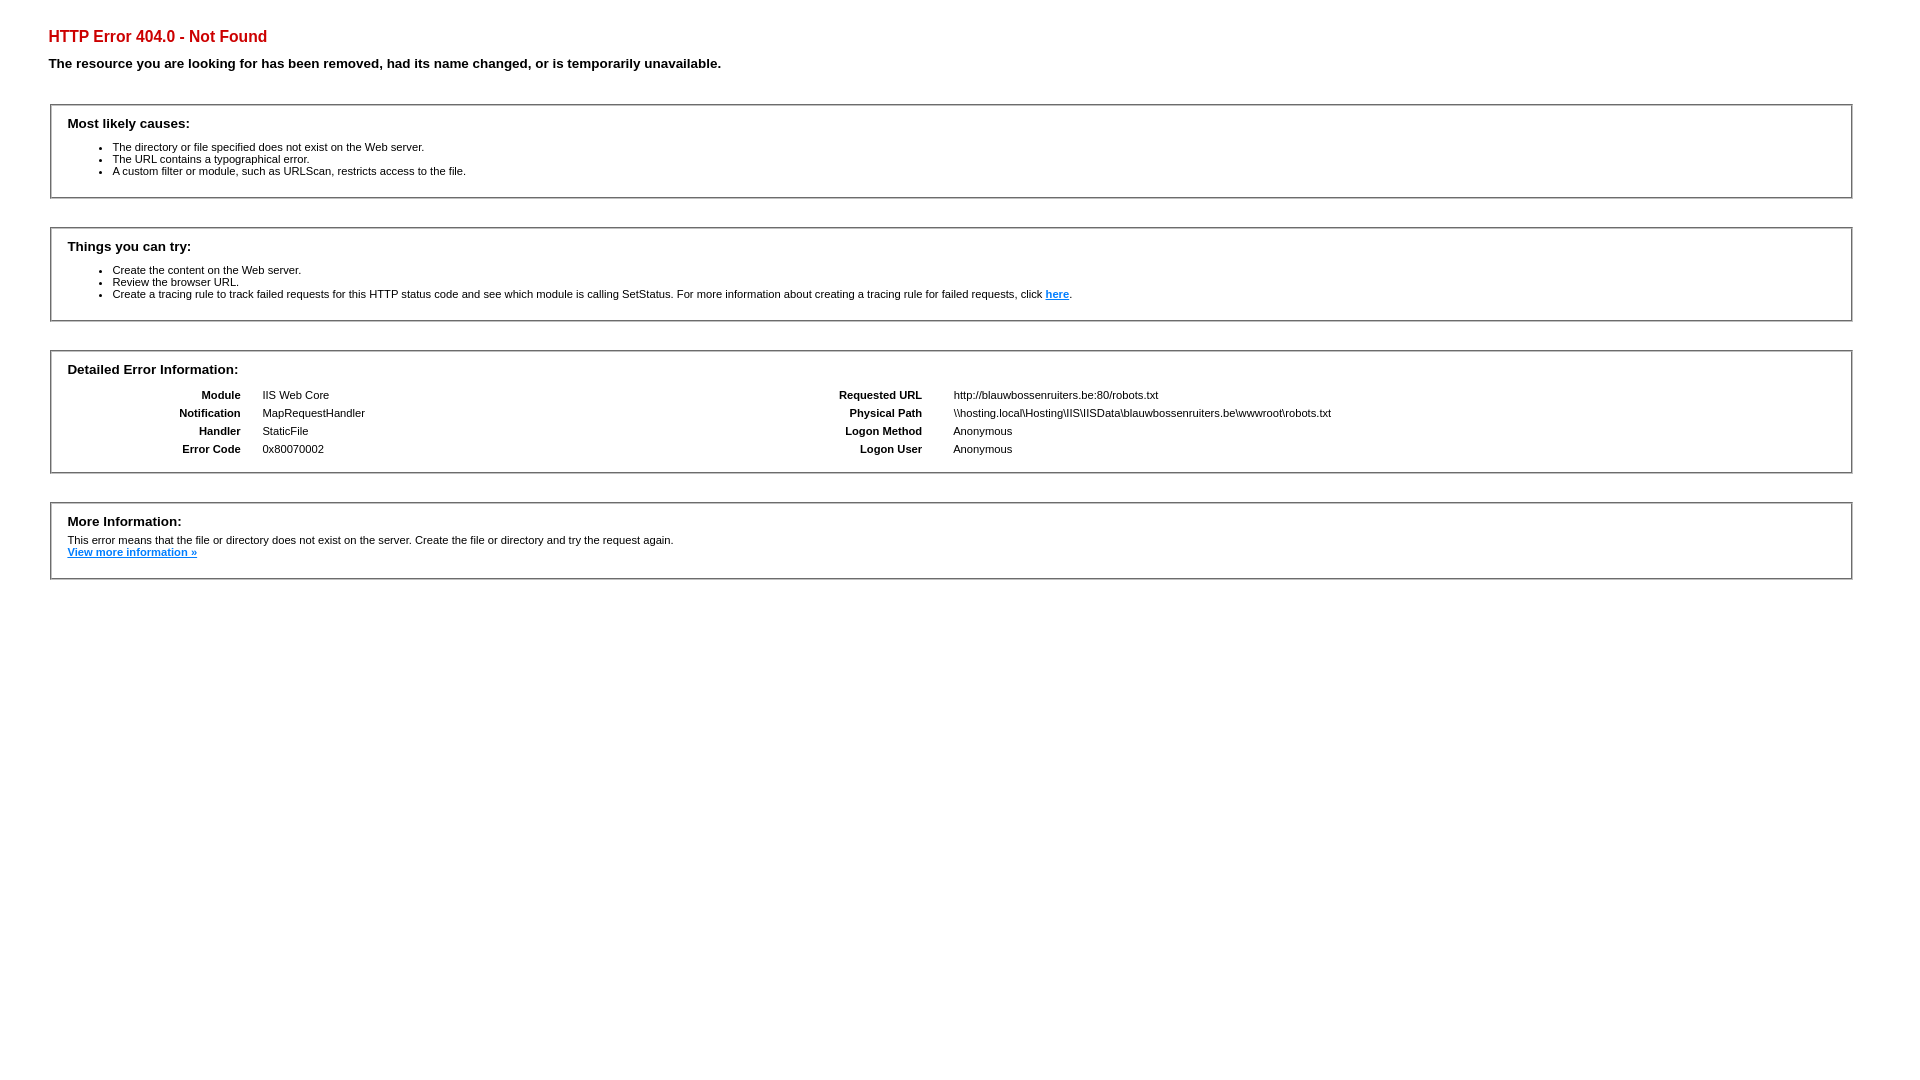 Image resolution: width=1920 pixels, height=1080 pixels. Describe the element at coordinates (1056, 293) in the screenshot. I see `'here'` at that location.